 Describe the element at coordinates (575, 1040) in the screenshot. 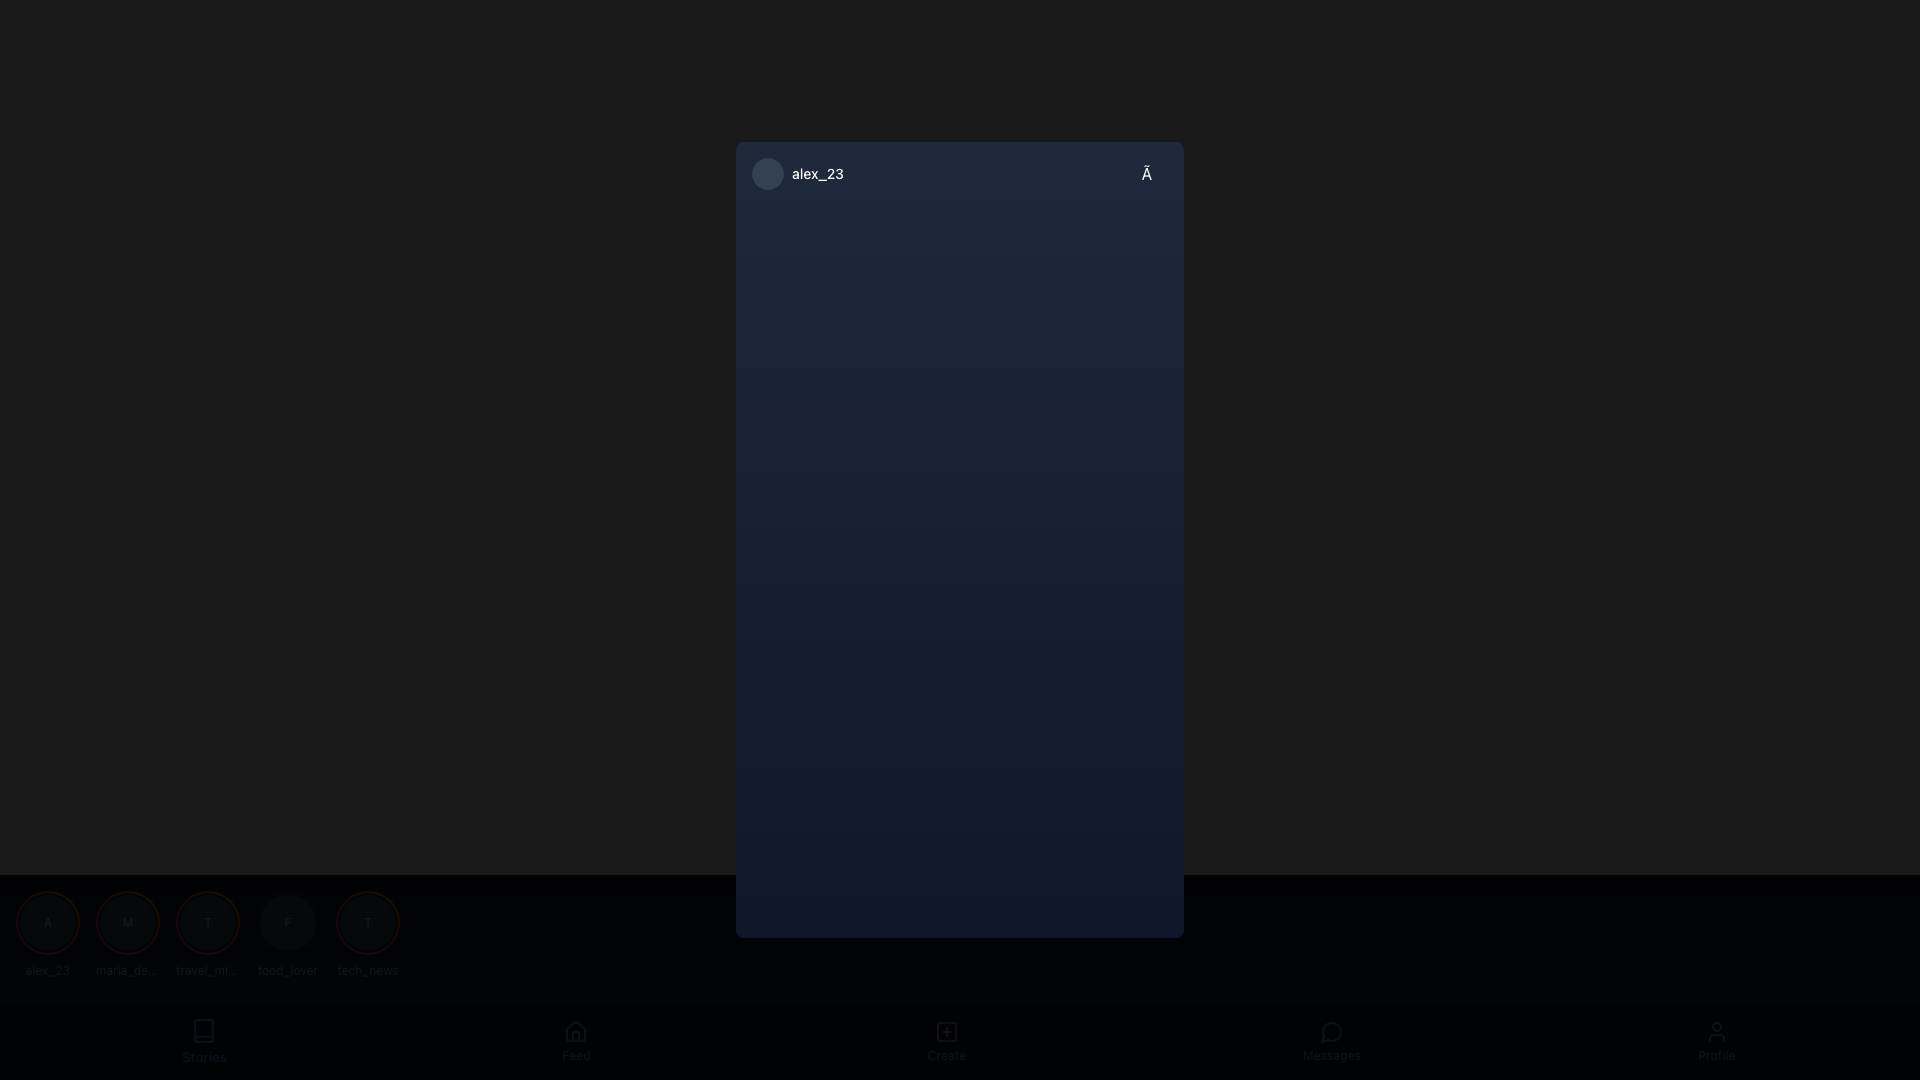

I see `the navigation button located in the bottom navigation bar, which is the second item from the left` at that location.